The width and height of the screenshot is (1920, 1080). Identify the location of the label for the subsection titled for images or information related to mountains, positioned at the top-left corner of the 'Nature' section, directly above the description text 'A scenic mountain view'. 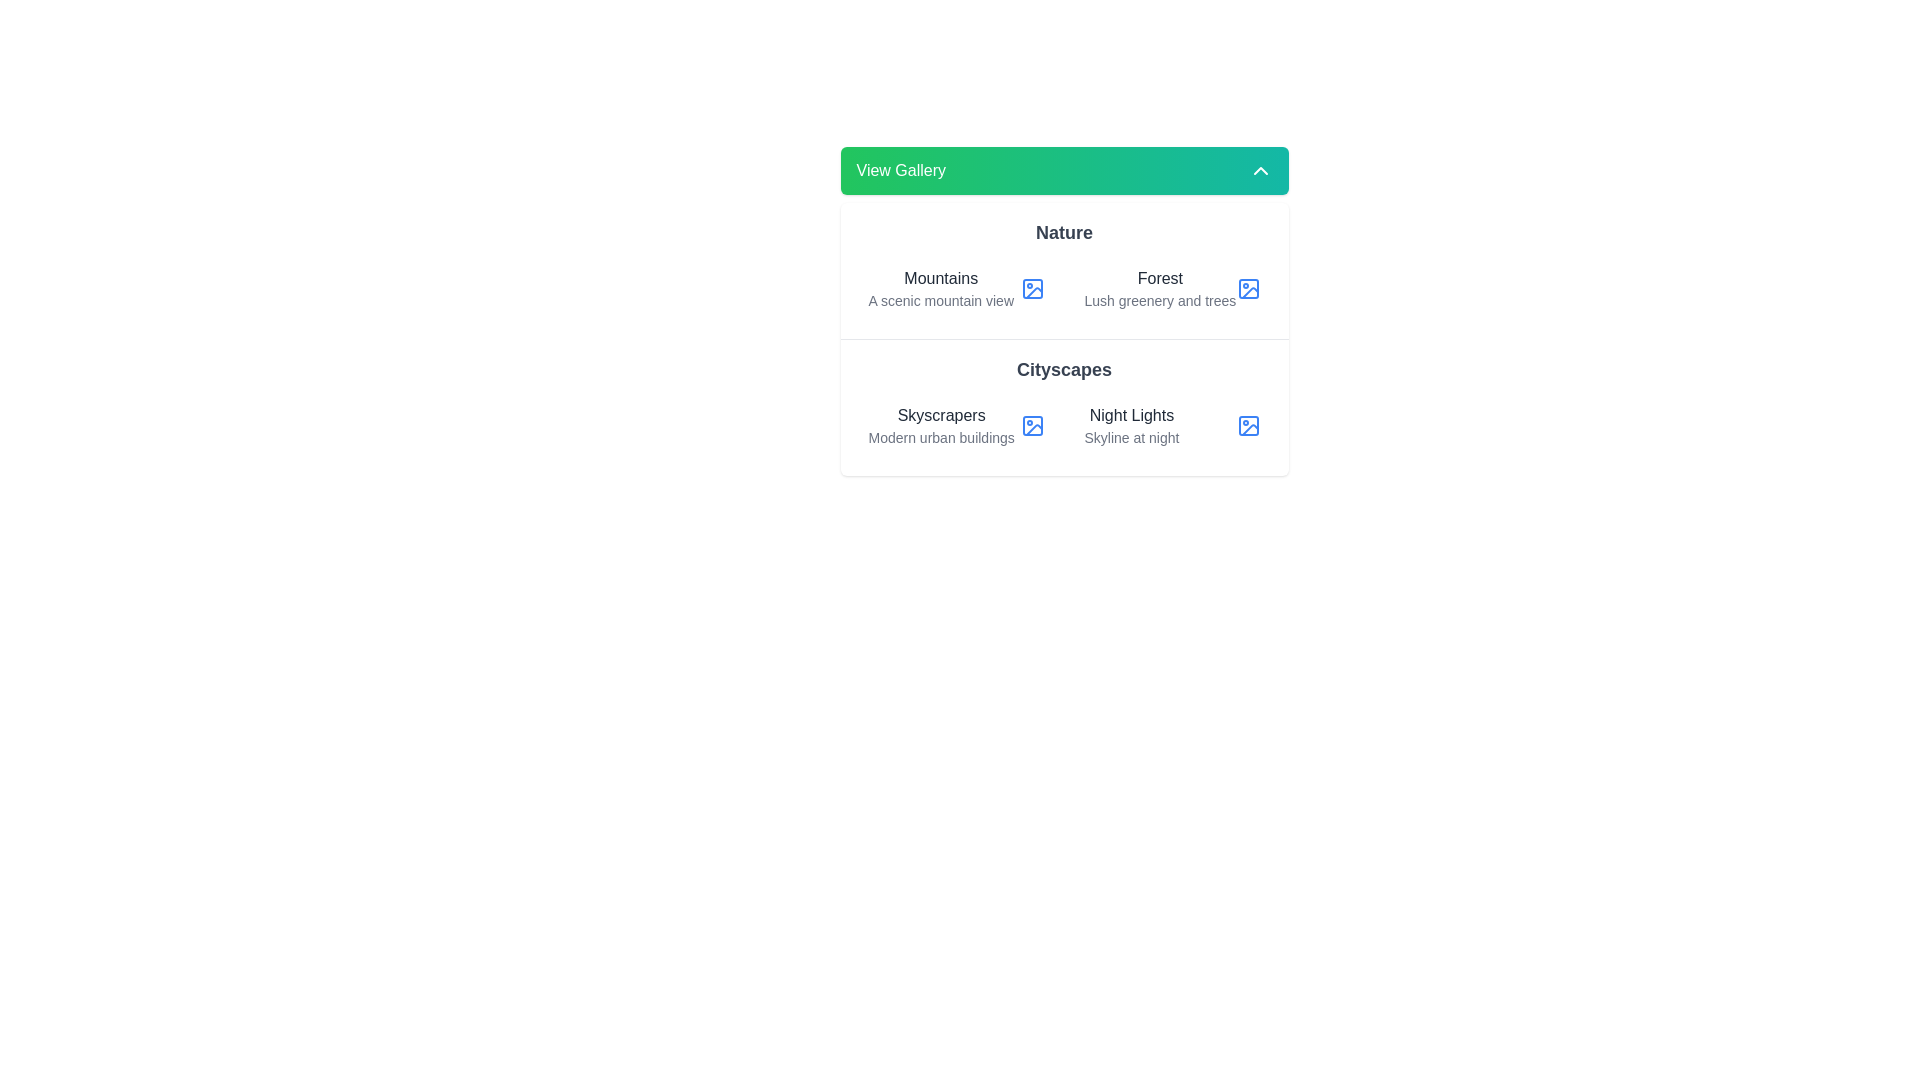
(940, 278).